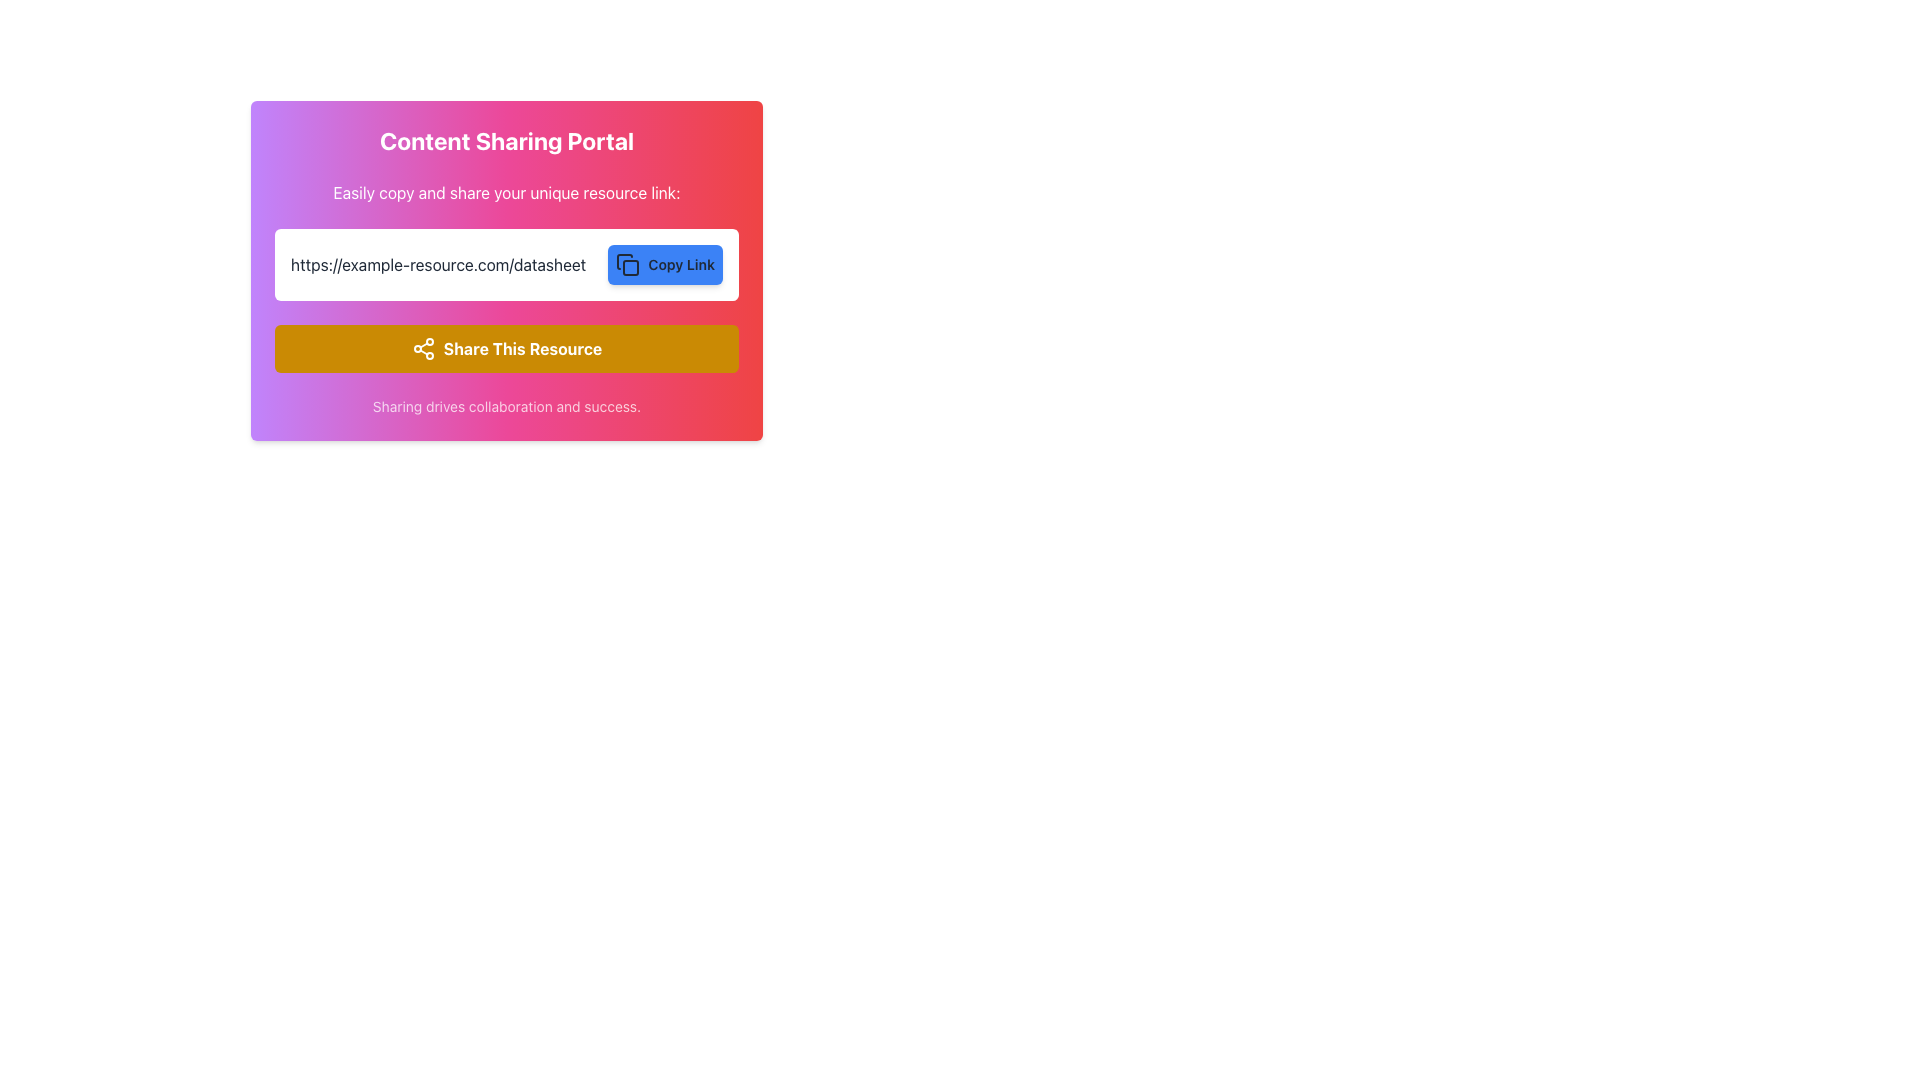 The image size is (1920, 1080). I want to click on the icon inside the 'Copy Link' button to initiate the copy action, which allows for sharing the associated link, so click(624, 261).